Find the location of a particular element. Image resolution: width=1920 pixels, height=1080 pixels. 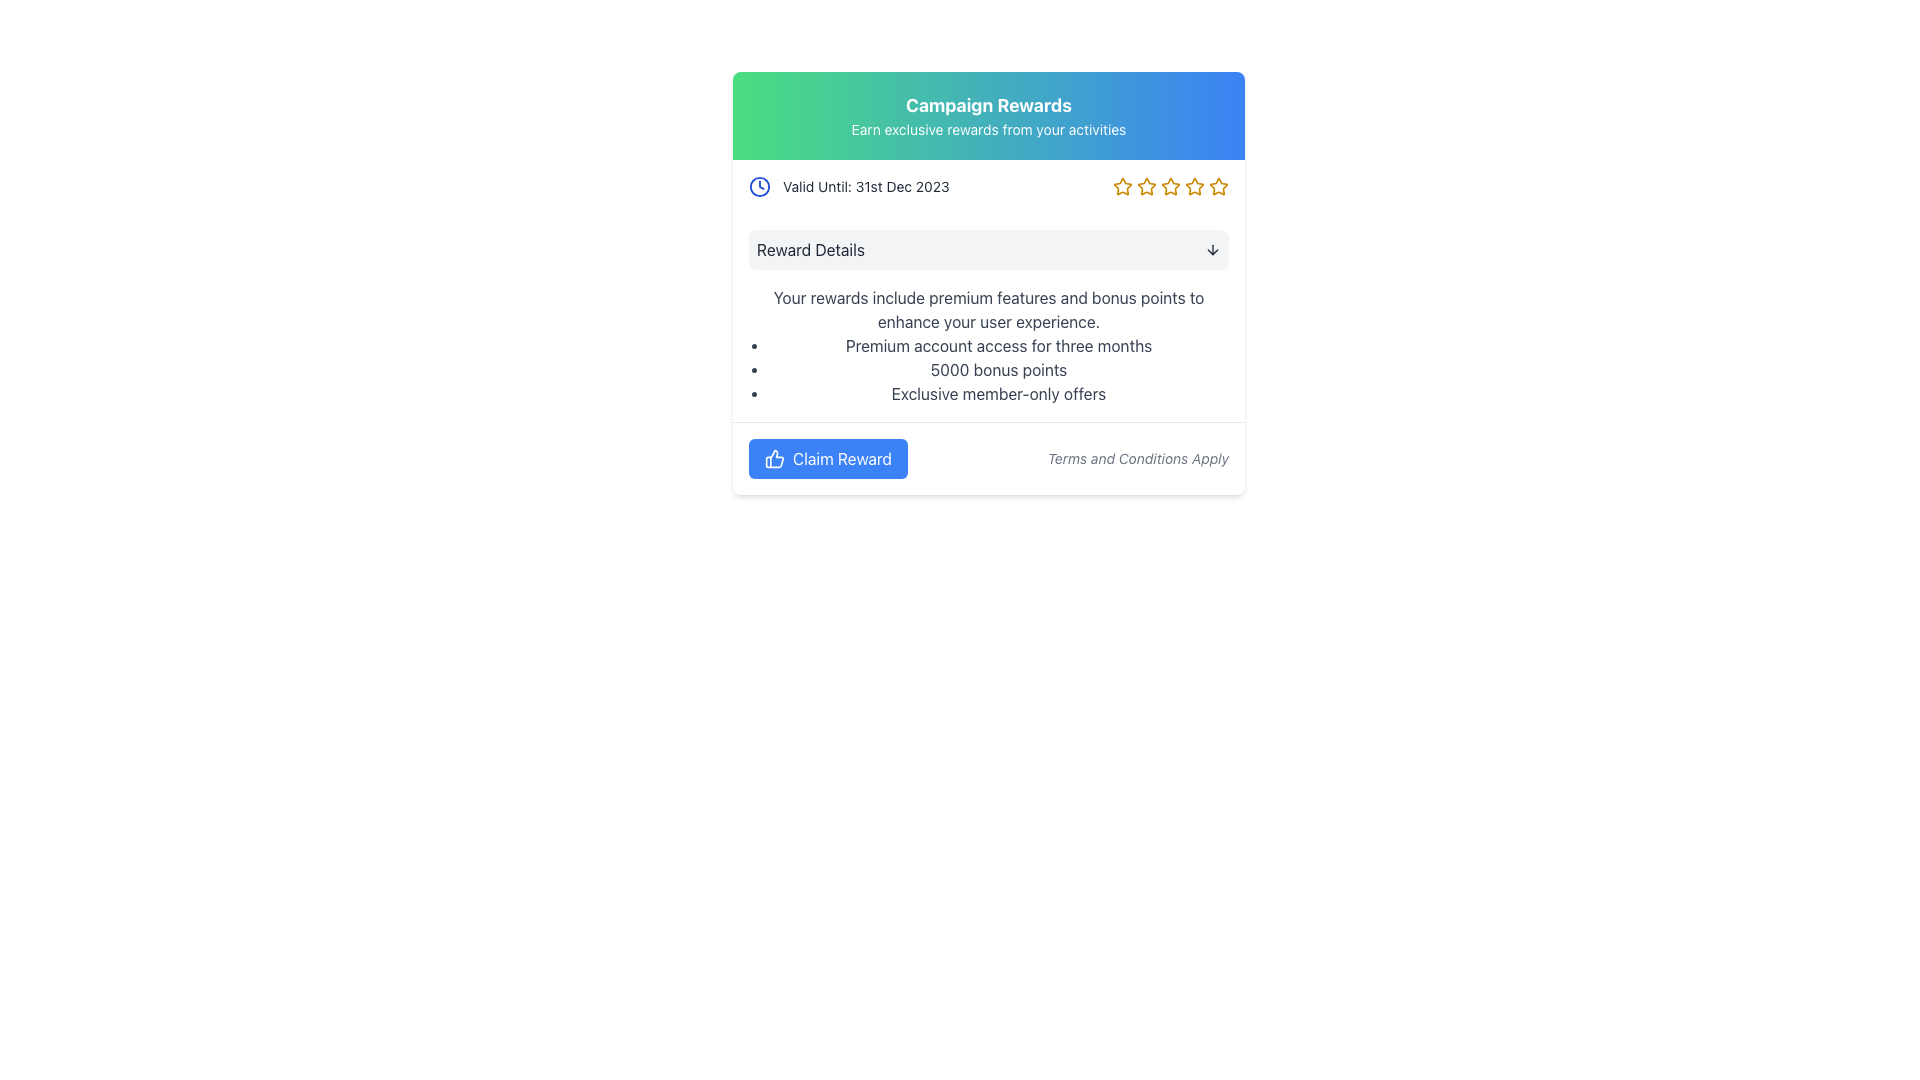

the expandable/collapsible icon located to the far right within the 'Reward Details' section is located at coordinates (1212, 249).